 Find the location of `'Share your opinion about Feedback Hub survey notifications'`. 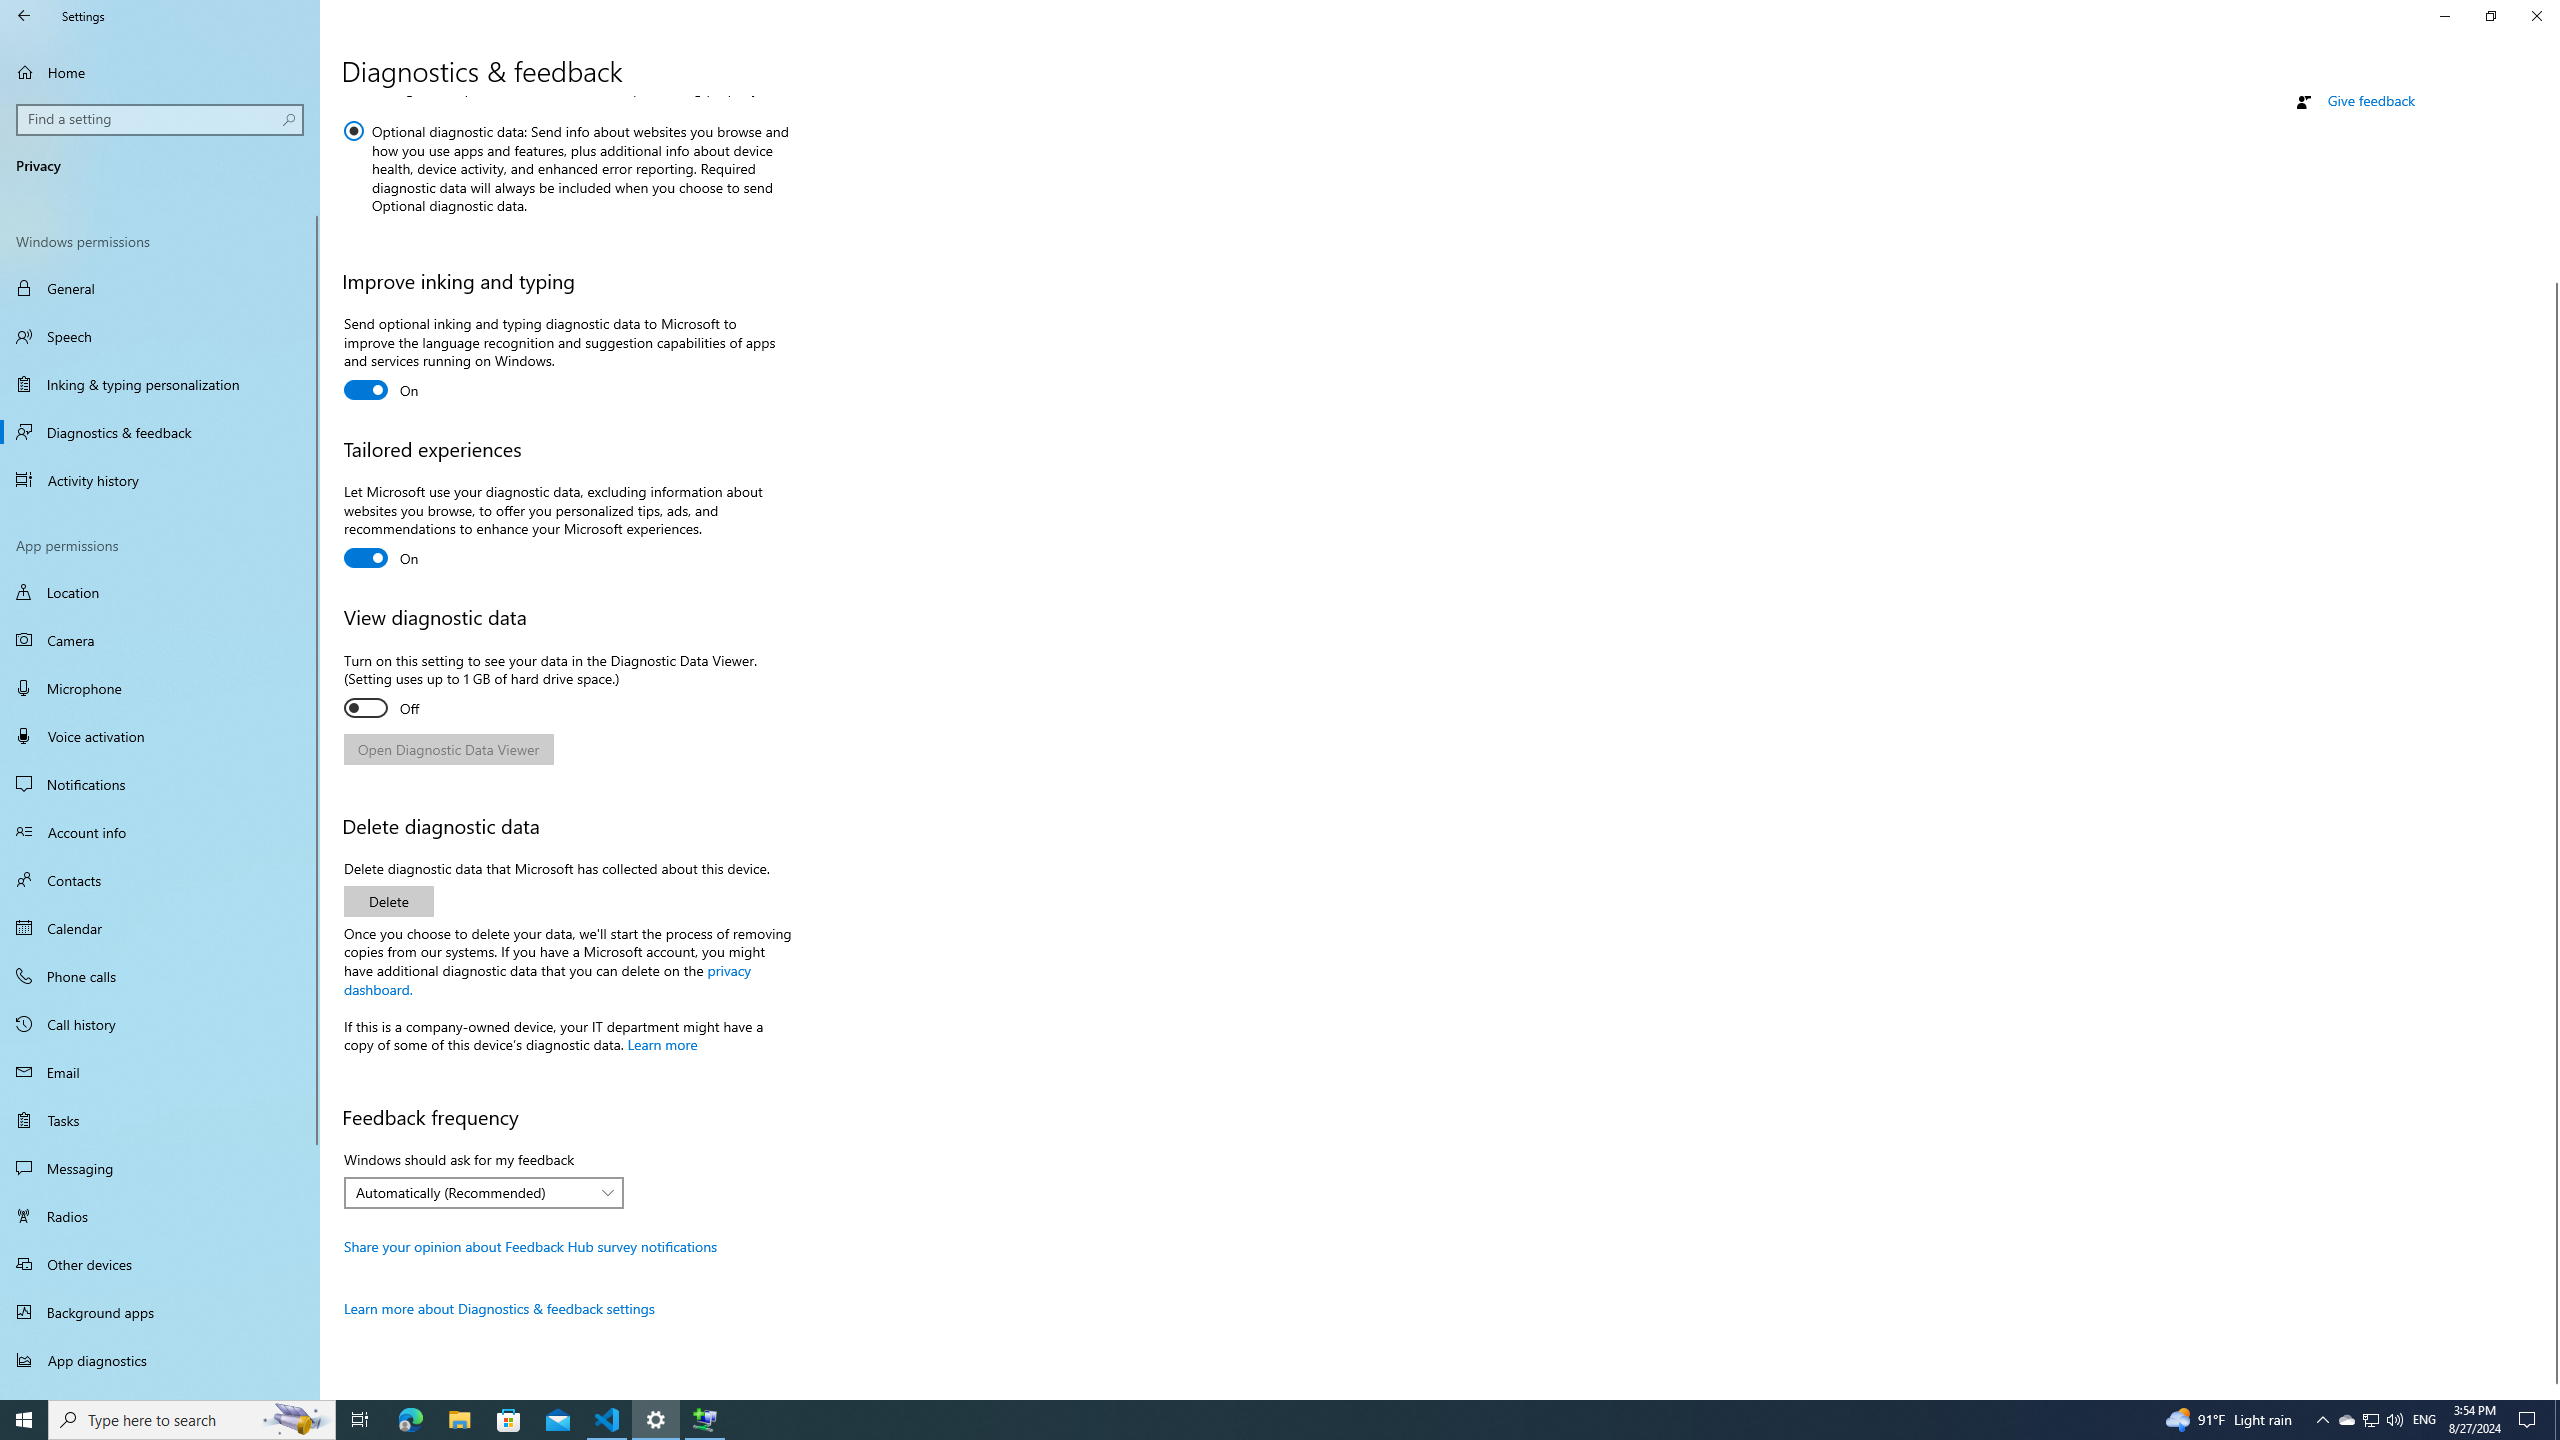

'Share your opinion about Feedback Hub survey notifications' is located at coordinates (529, 1245).